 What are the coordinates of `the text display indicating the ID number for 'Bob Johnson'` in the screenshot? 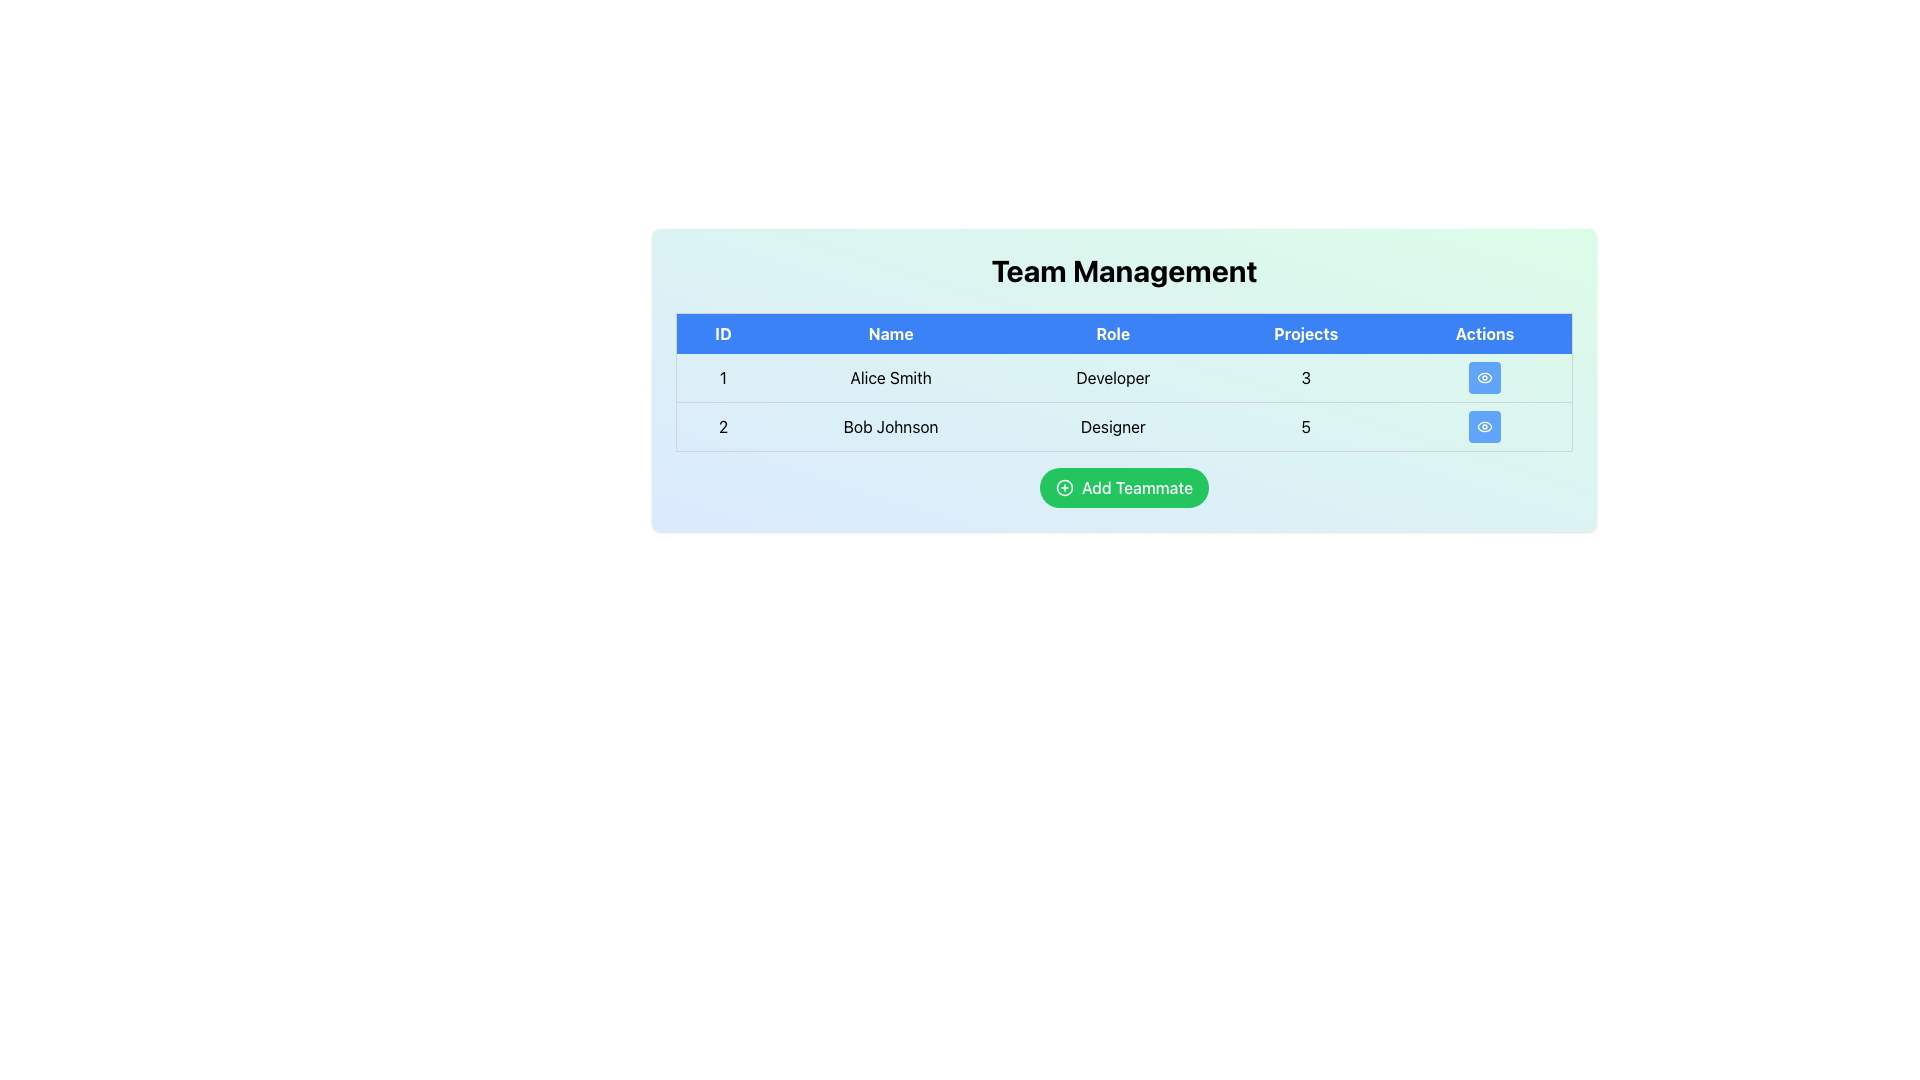 It's located at (722, 426).